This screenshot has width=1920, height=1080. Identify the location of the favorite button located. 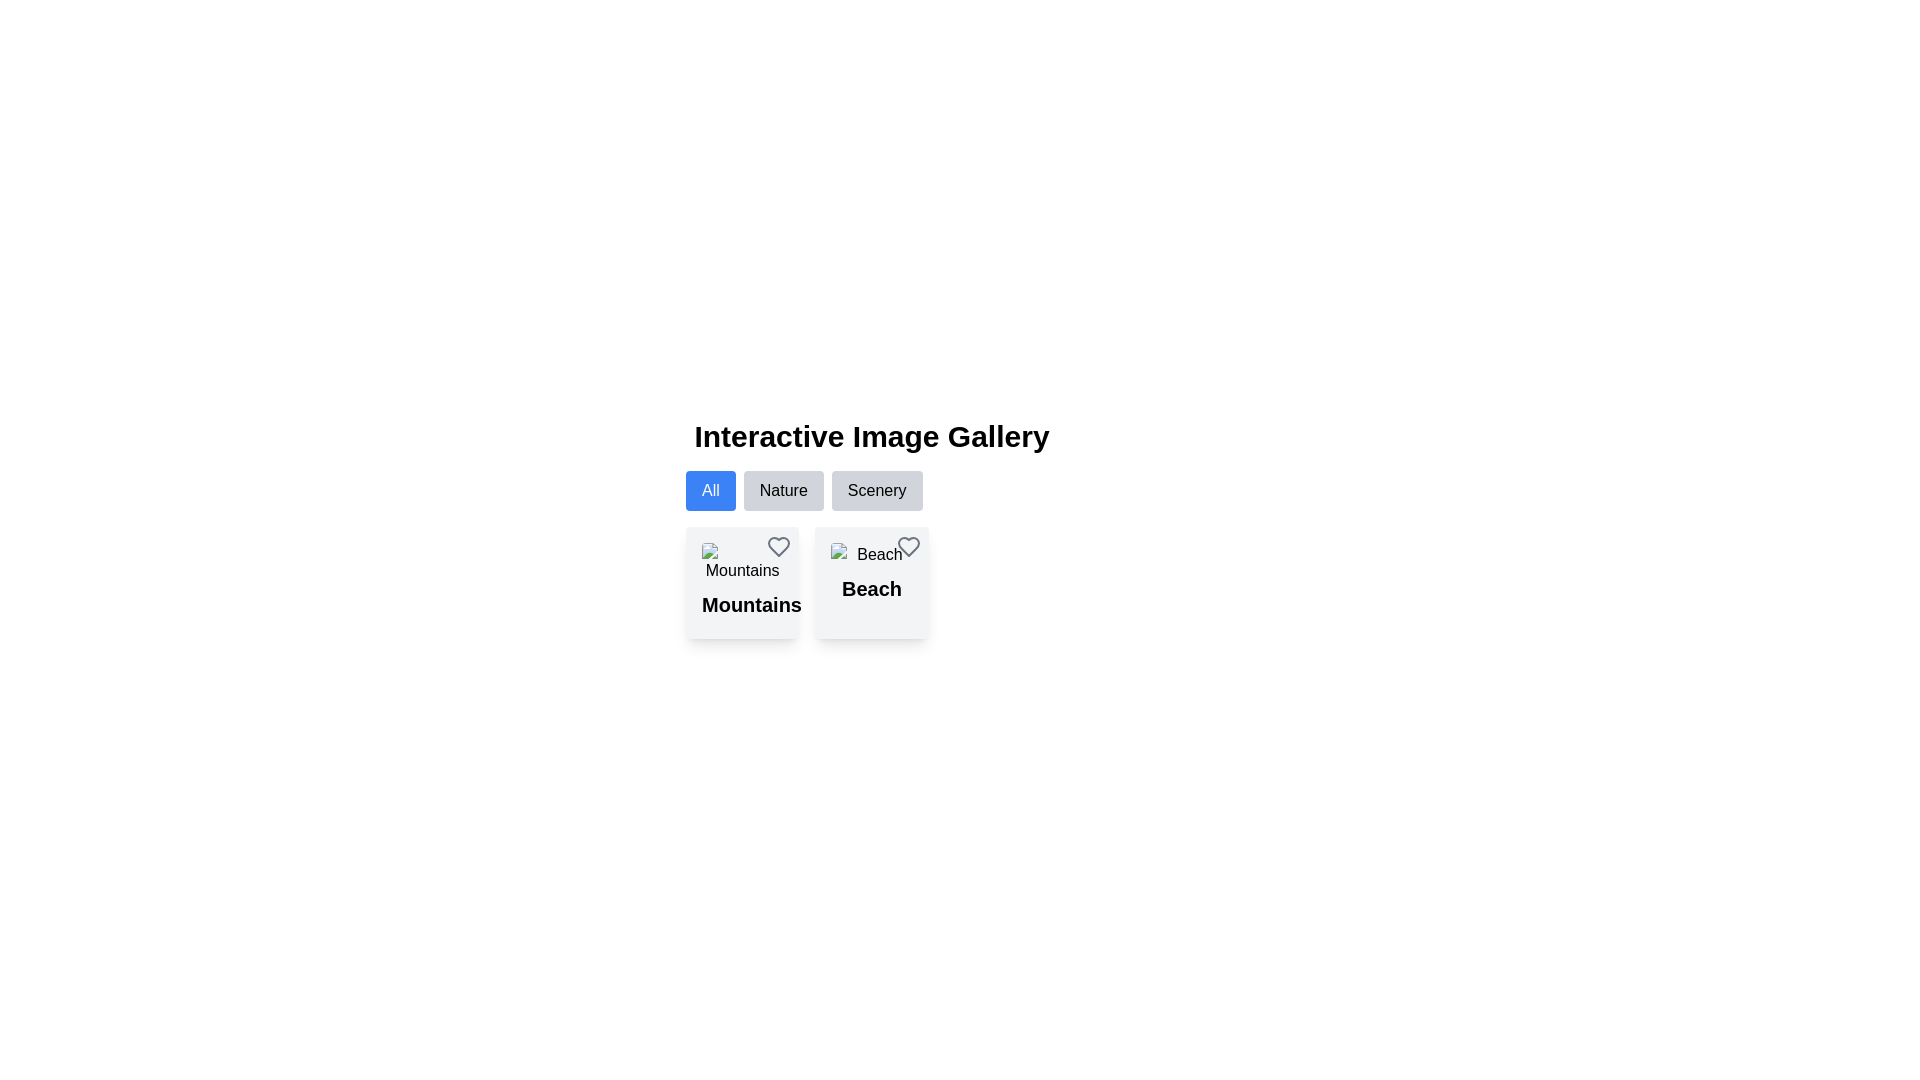
(778, 547).